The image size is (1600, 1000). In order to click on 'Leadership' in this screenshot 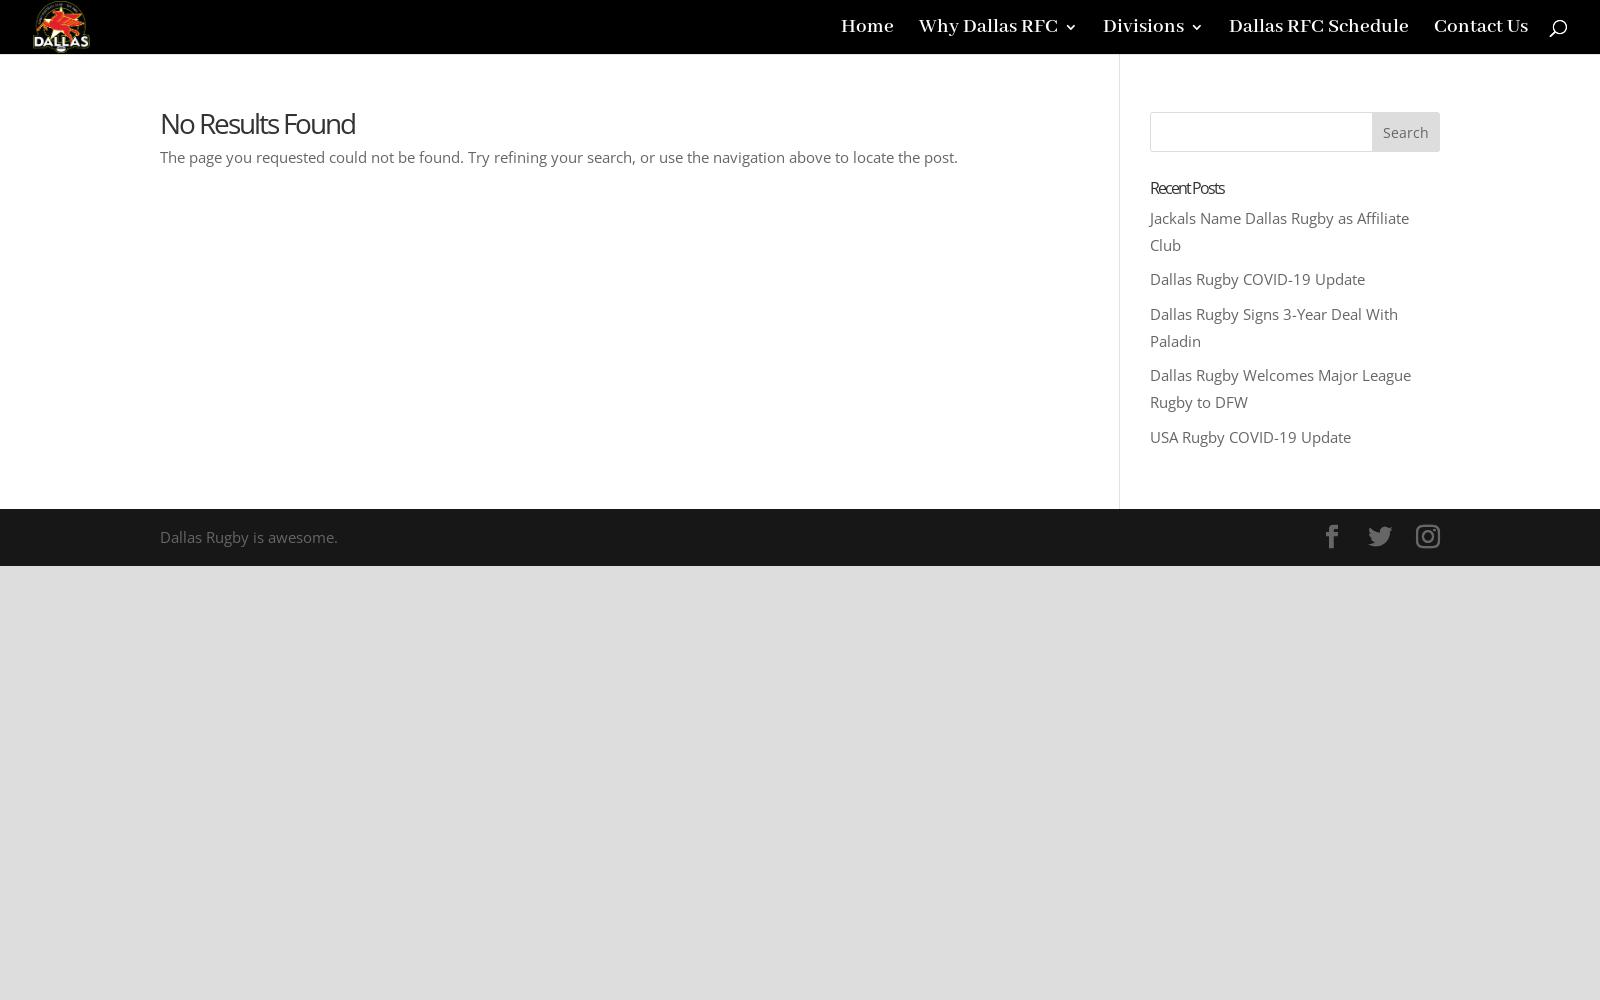, I will do `click(1007, 136)`.